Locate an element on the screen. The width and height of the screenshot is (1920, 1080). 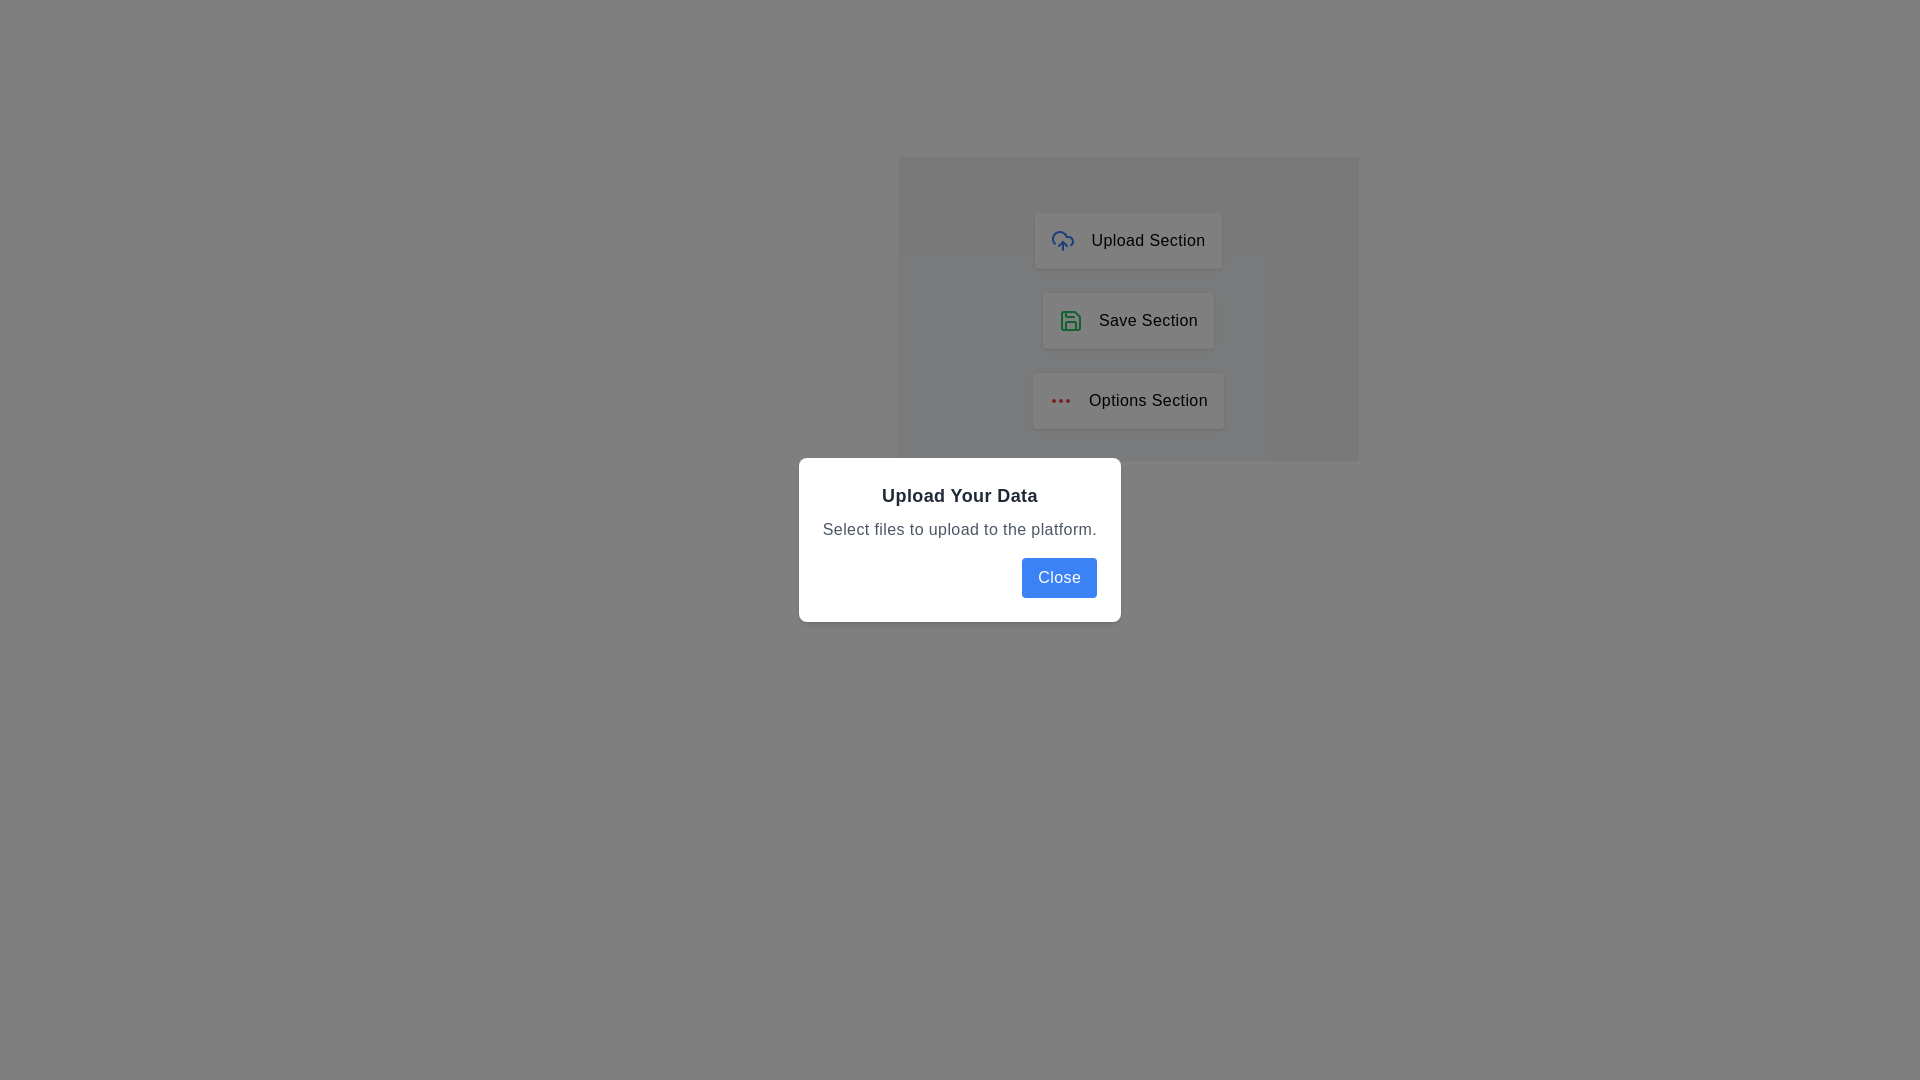
the 'Upload Section' text label element, which is bold and positioned near the top of a vertical stack of buttons, to the right of a cloud upload icon is located at coordinates (1148, 239).